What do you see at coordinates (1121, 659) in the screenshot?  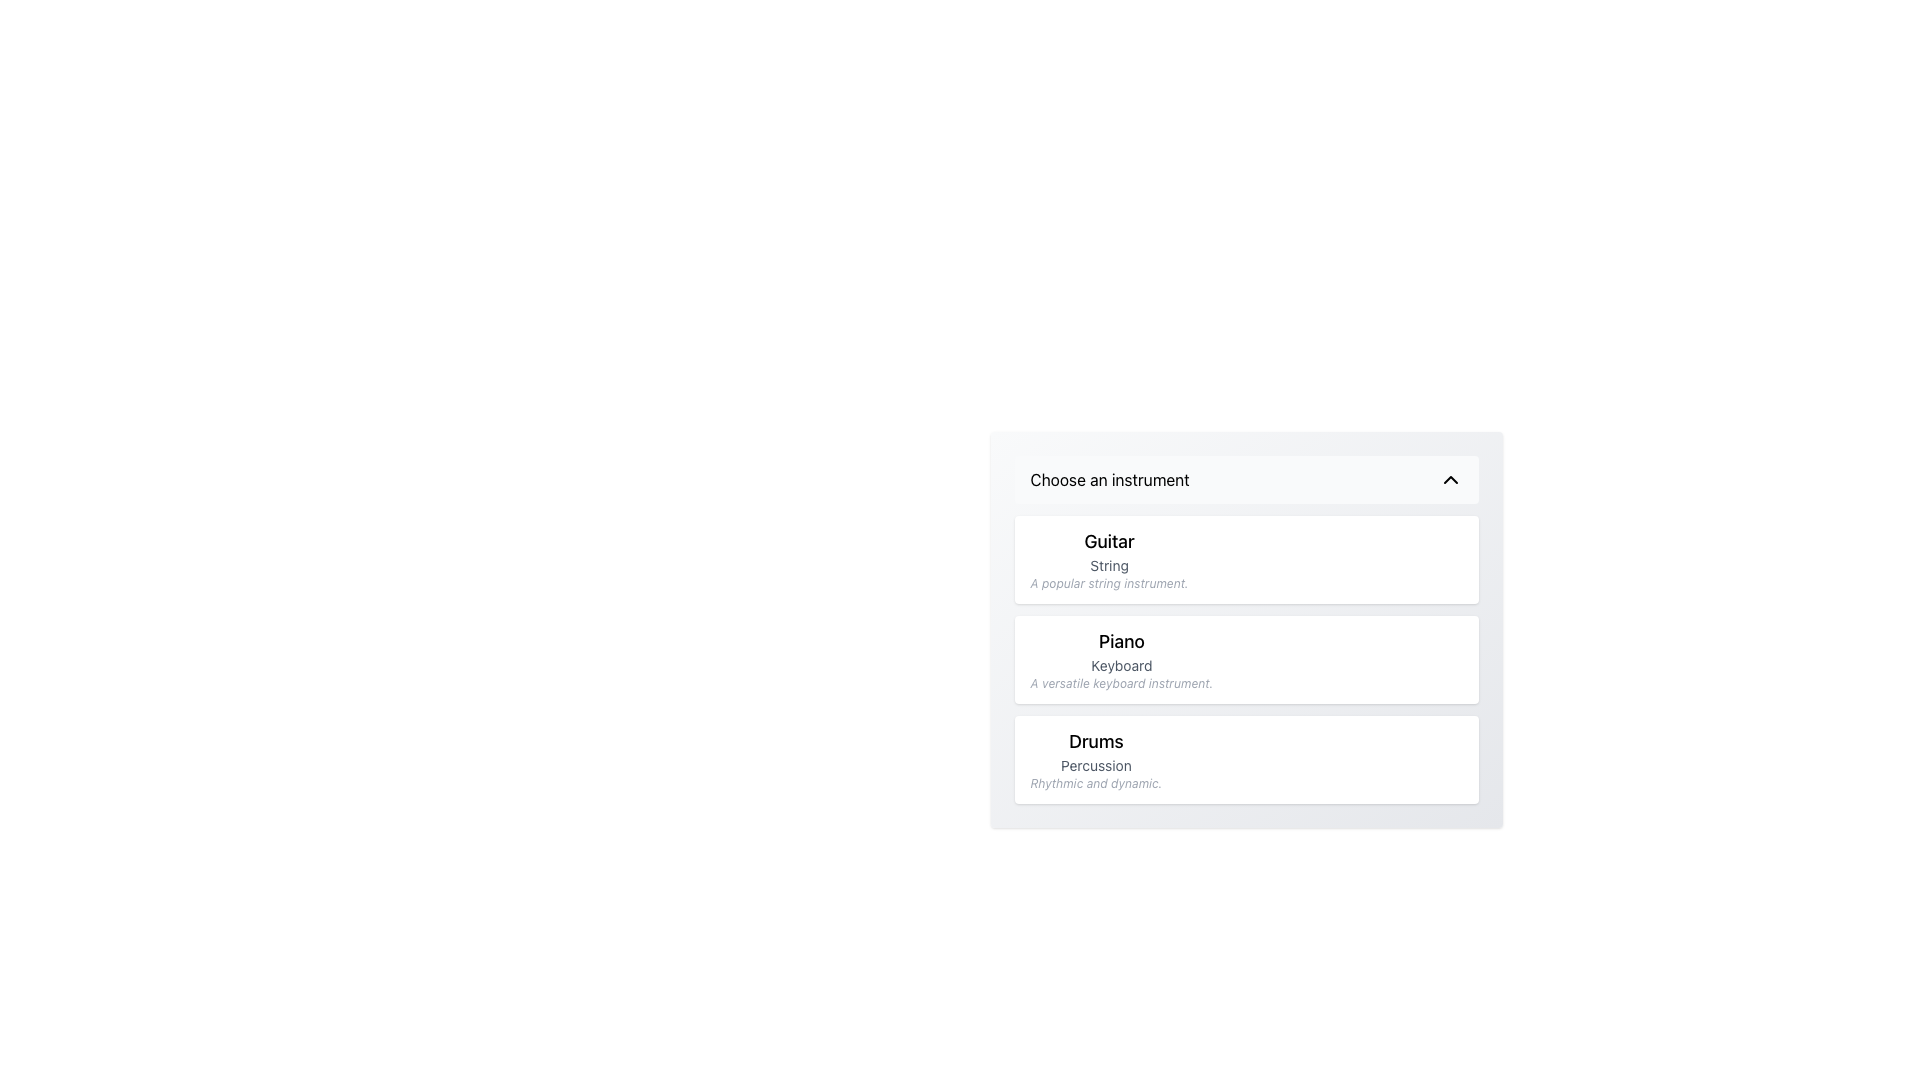 I see `the second list item in the 'Choose an instrument' selection box, which has a bold title 'Piano', a smaller gray text 'Keyboard', and an italicized gray text 'A versatile keyboard instrument'` at bounding box center [1121, 659].